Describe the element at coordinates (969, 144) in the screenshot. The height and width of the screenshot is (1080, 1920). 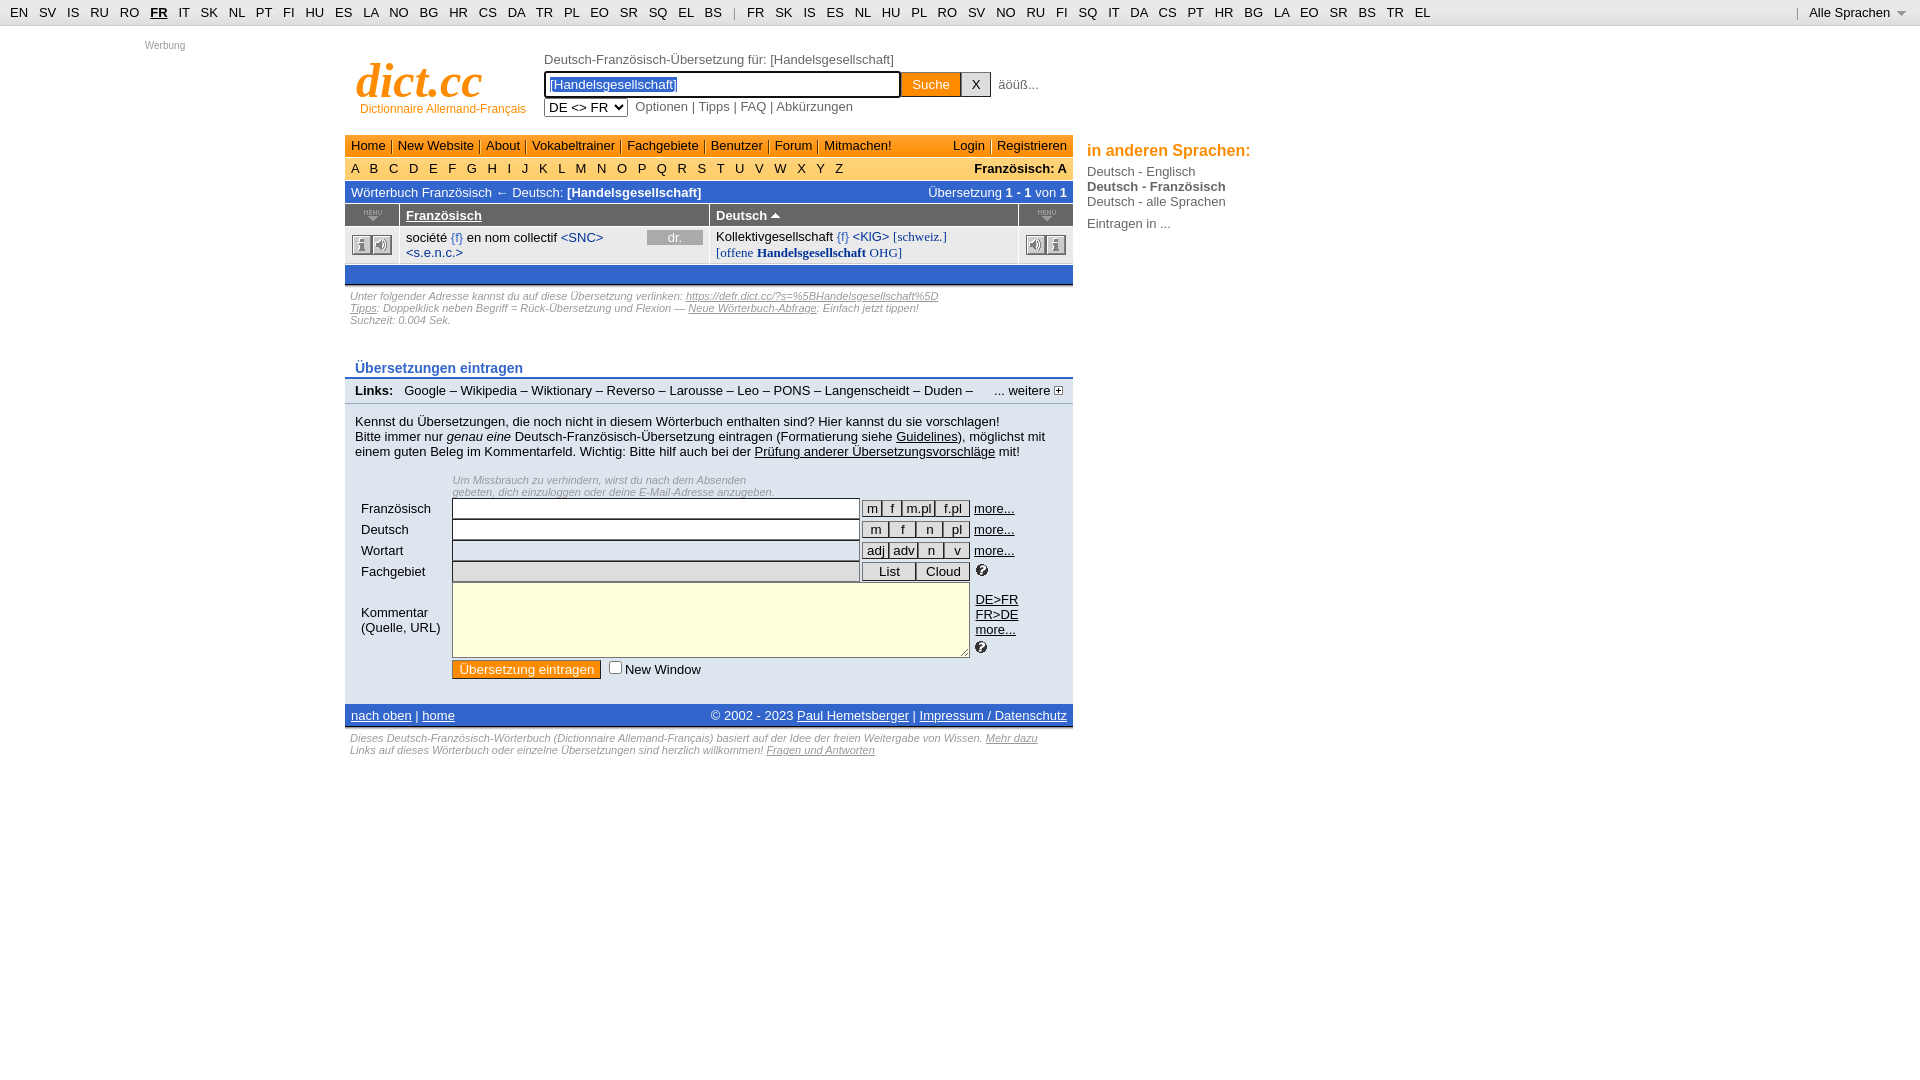
I see `'Login'` at that location.